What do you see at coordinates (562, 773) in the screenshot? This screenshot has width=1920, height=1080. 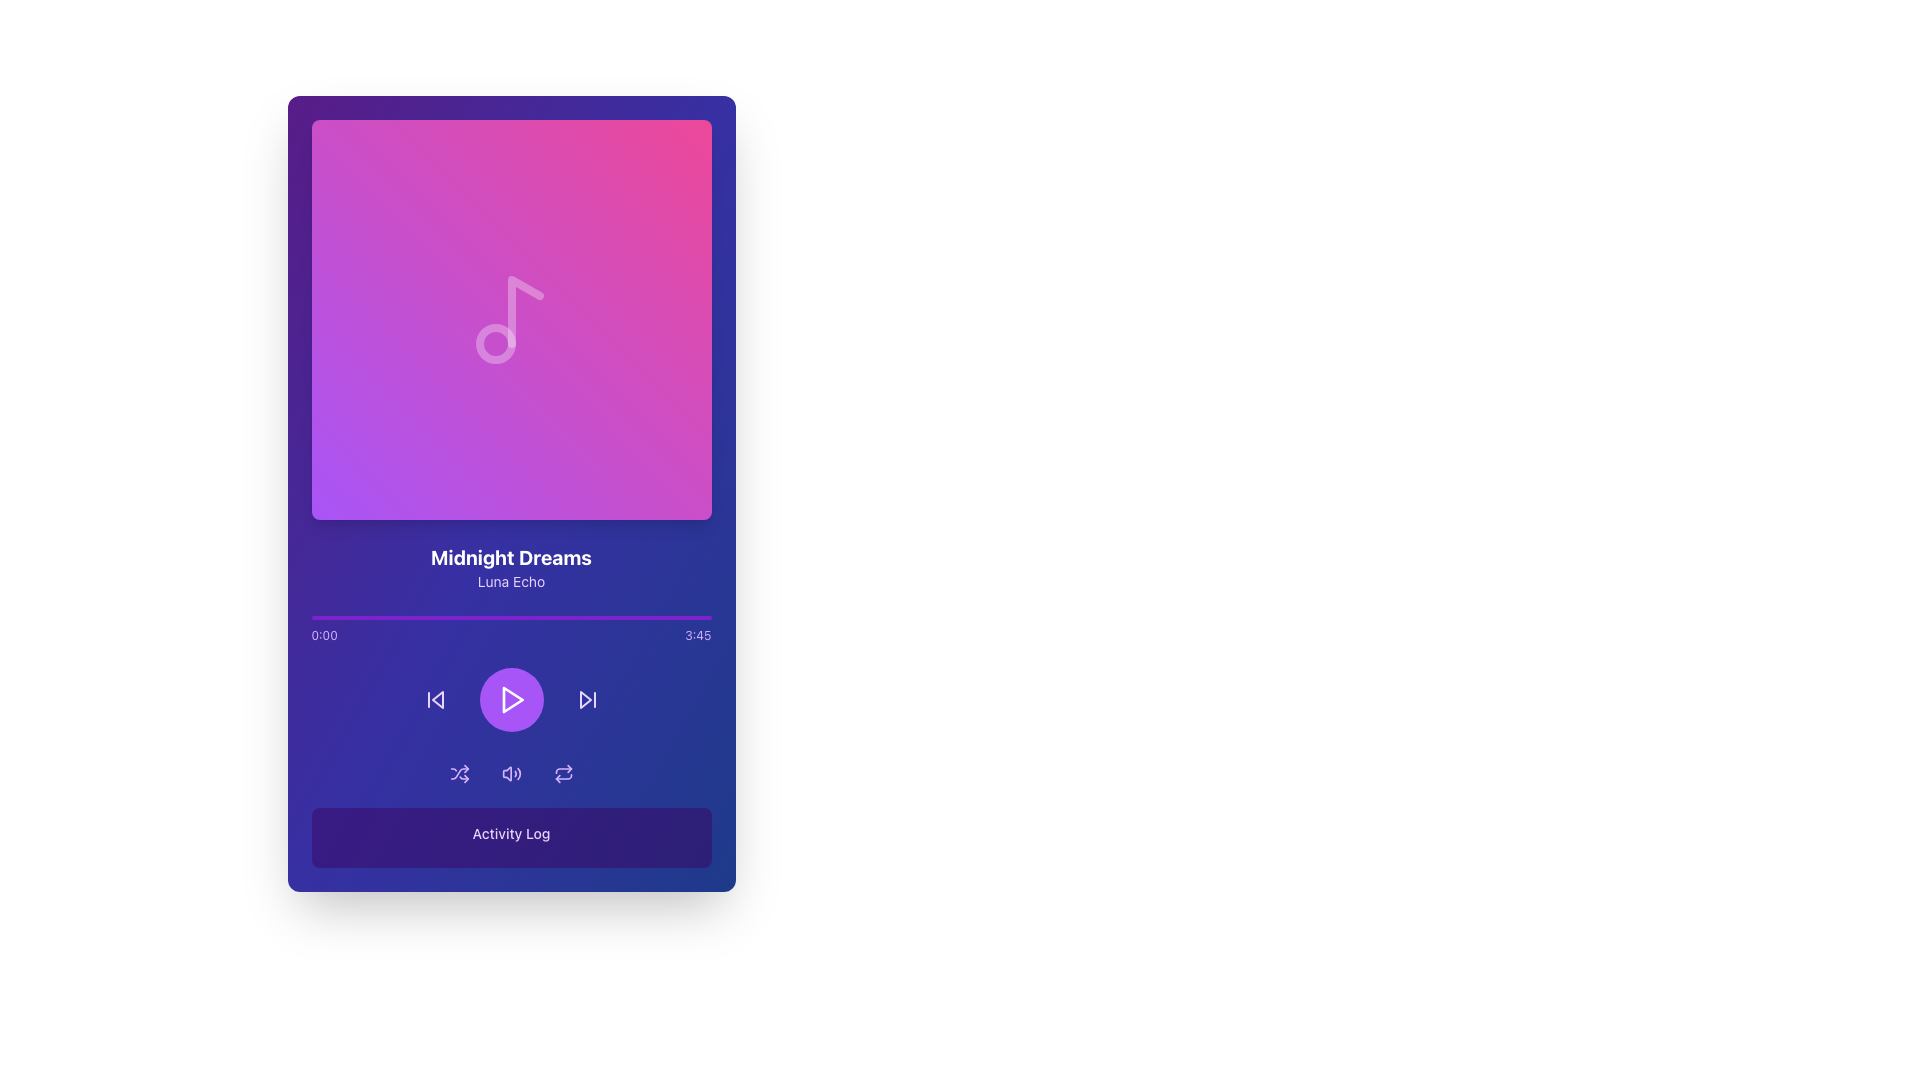 I see `the circular repeat/refresh icon button at the far-right end of the button row to observe the styling change` at bounding box center [562, 773].